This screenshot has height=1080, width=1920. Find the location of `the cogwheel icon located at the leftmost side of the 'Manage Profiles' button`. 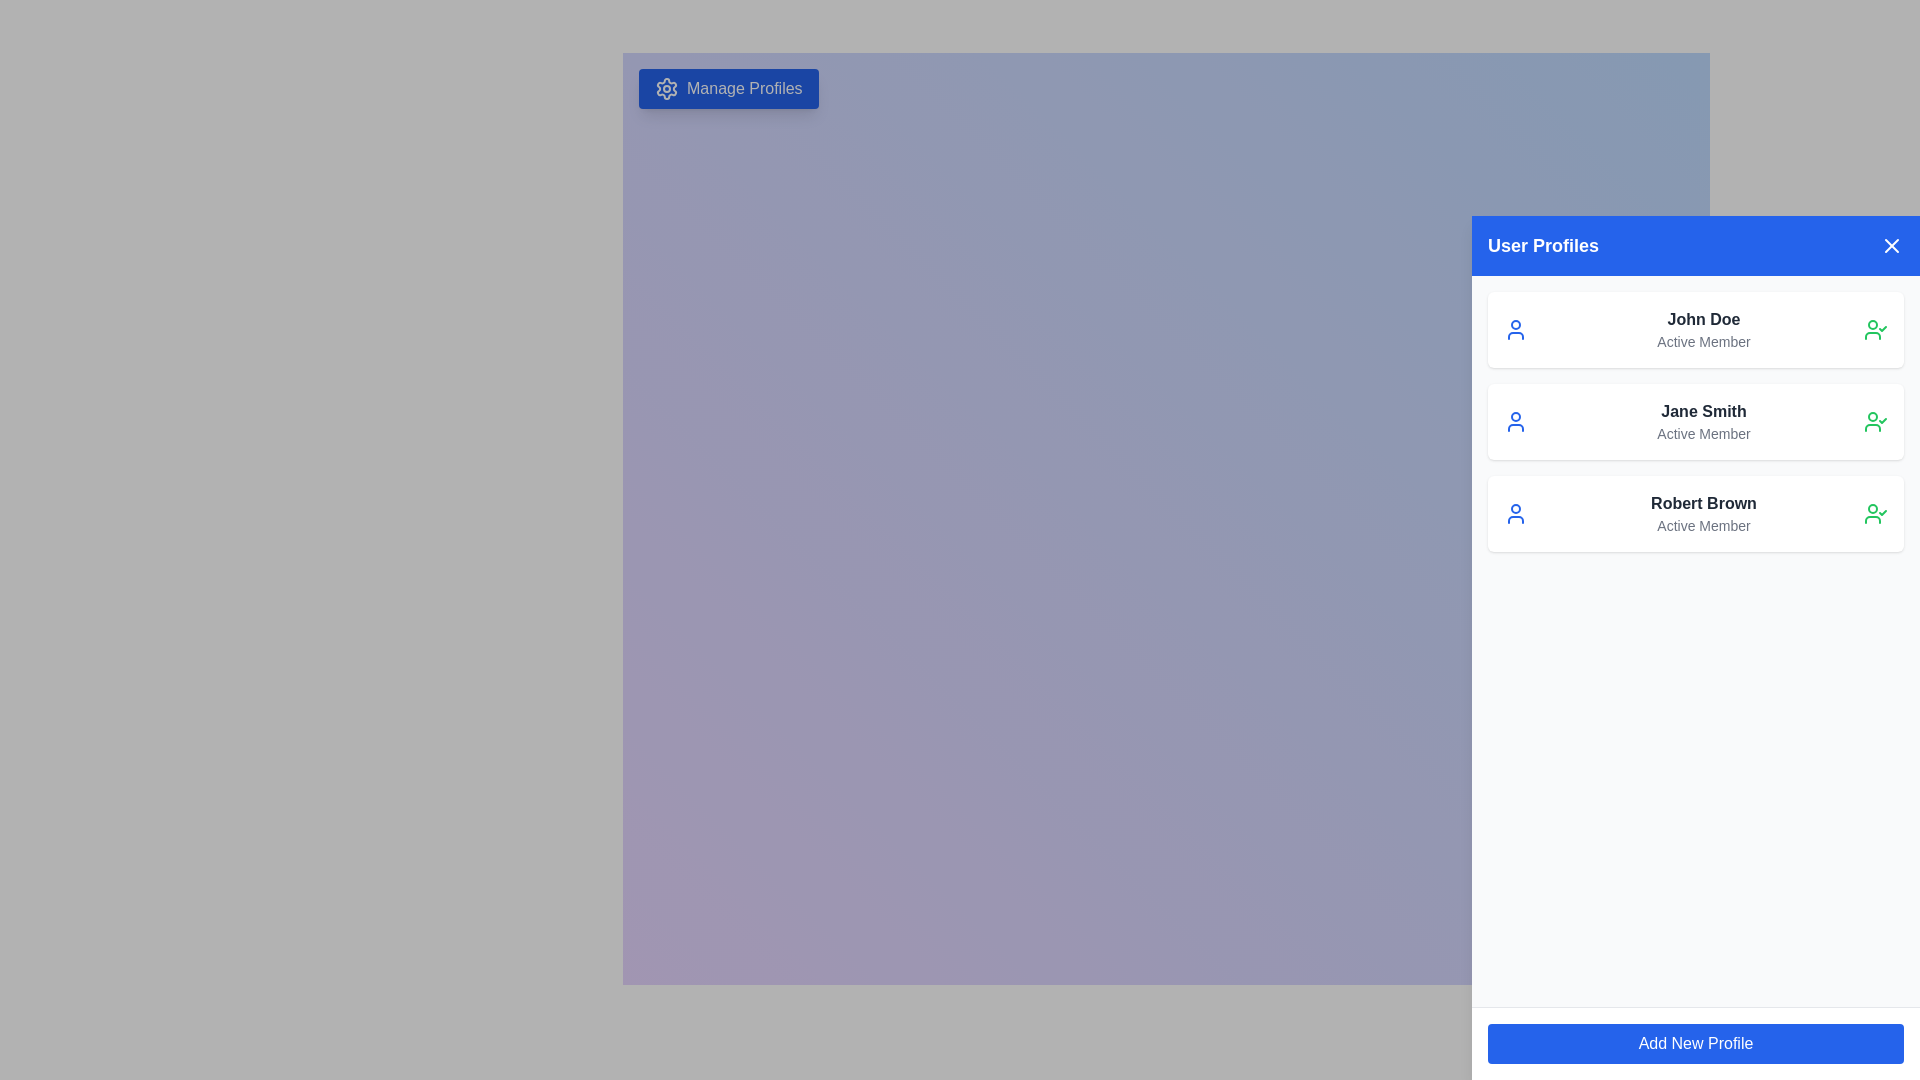

the cogwheel icon located at the leftmost side of the 'Manage Profiles' button is located at coordinates (667, 87).